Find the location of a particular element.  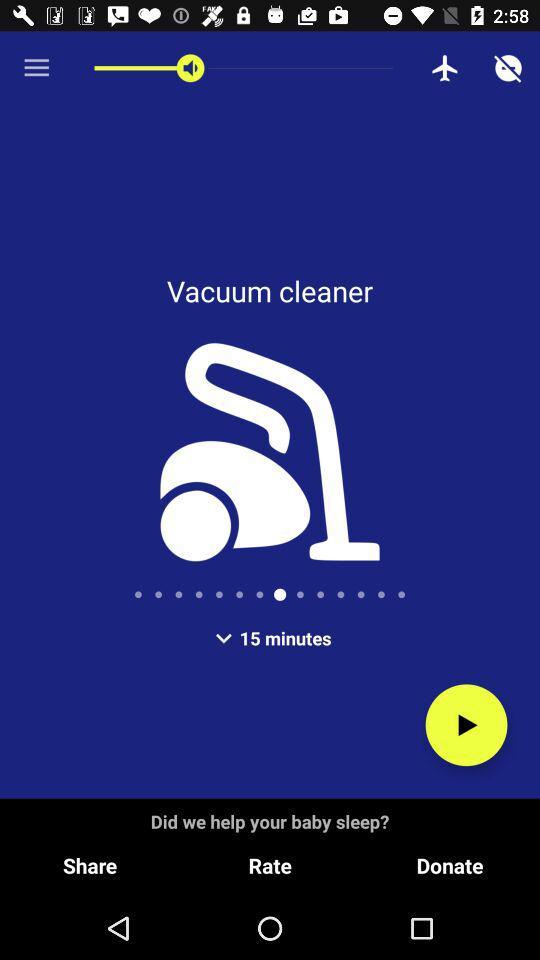

paly button is located at coordinates (466, 724).